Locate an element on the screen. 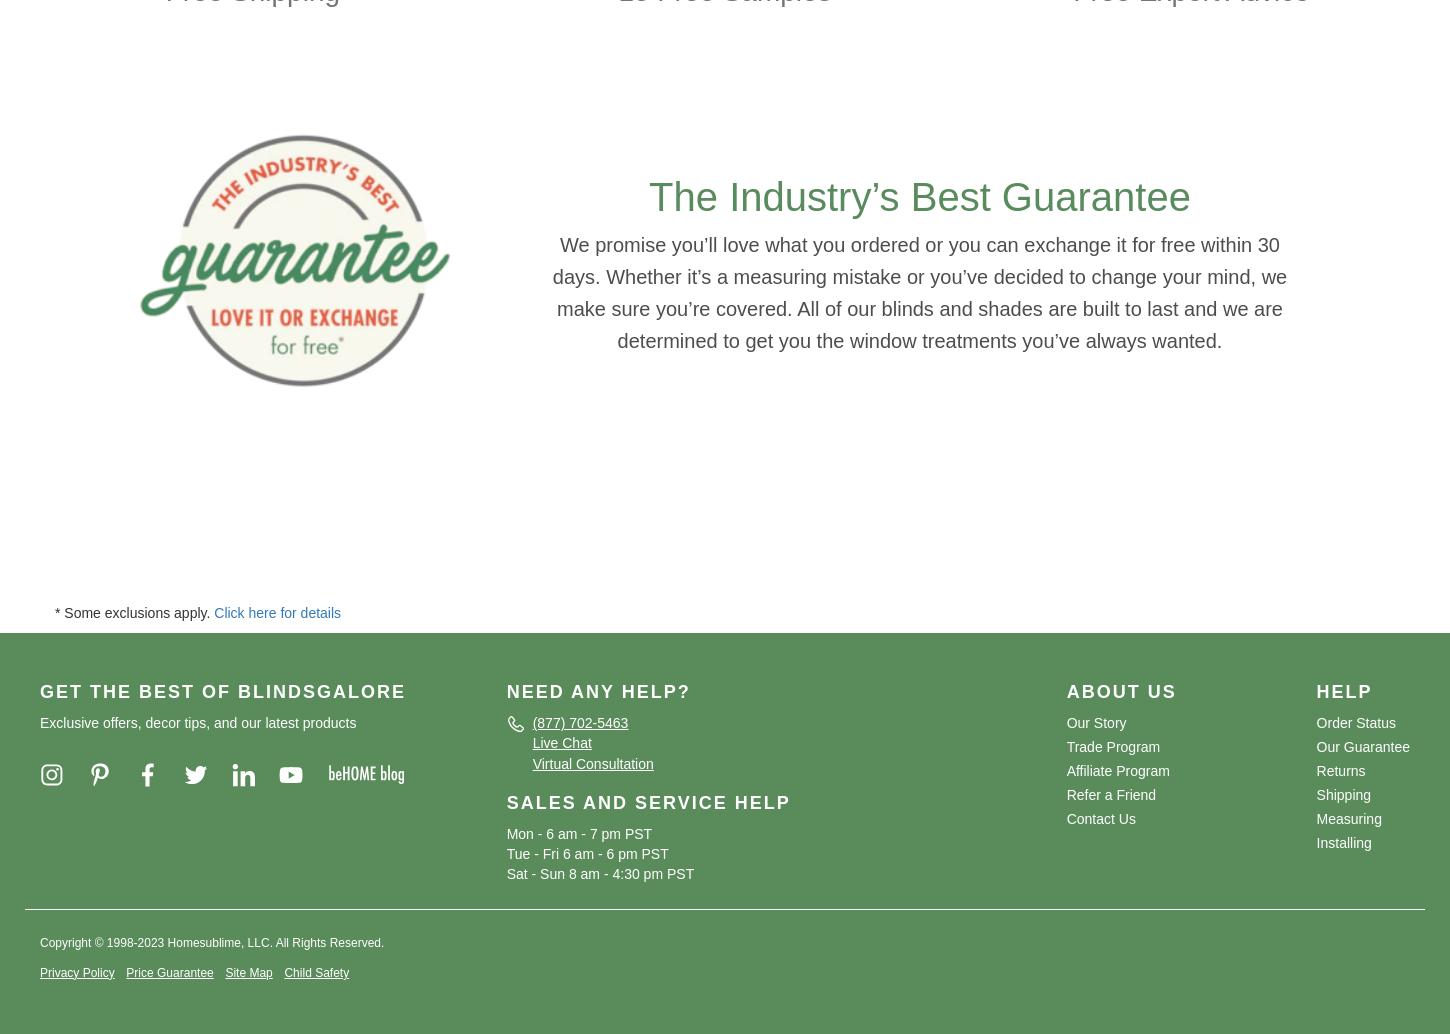  'Child Safety' is located at coordinates (316, 970).